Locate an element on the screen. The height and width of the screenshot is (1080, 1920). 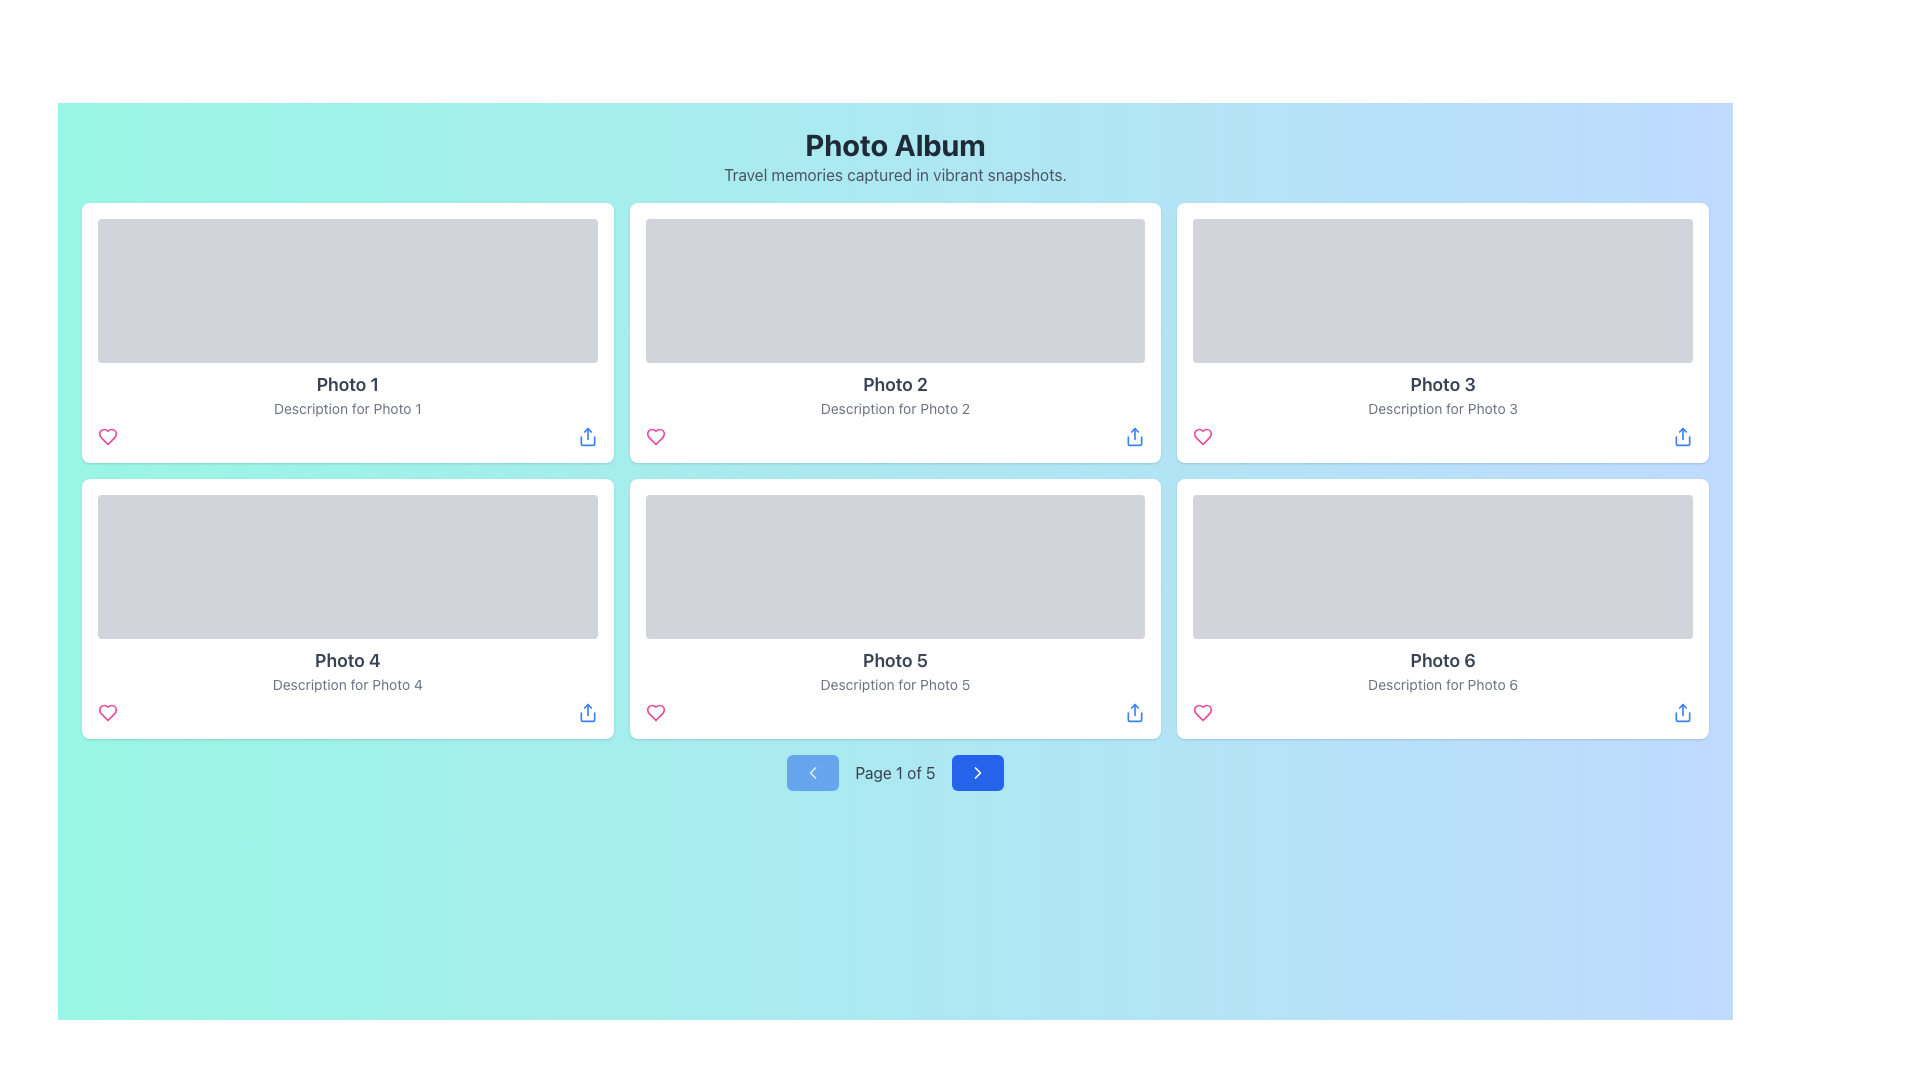
the text label displaying 'Photo 6' which is located in the bottom-right card of a 3x2 grid layout, centrally positioned above the description text is located at coordinates (1443, 660).